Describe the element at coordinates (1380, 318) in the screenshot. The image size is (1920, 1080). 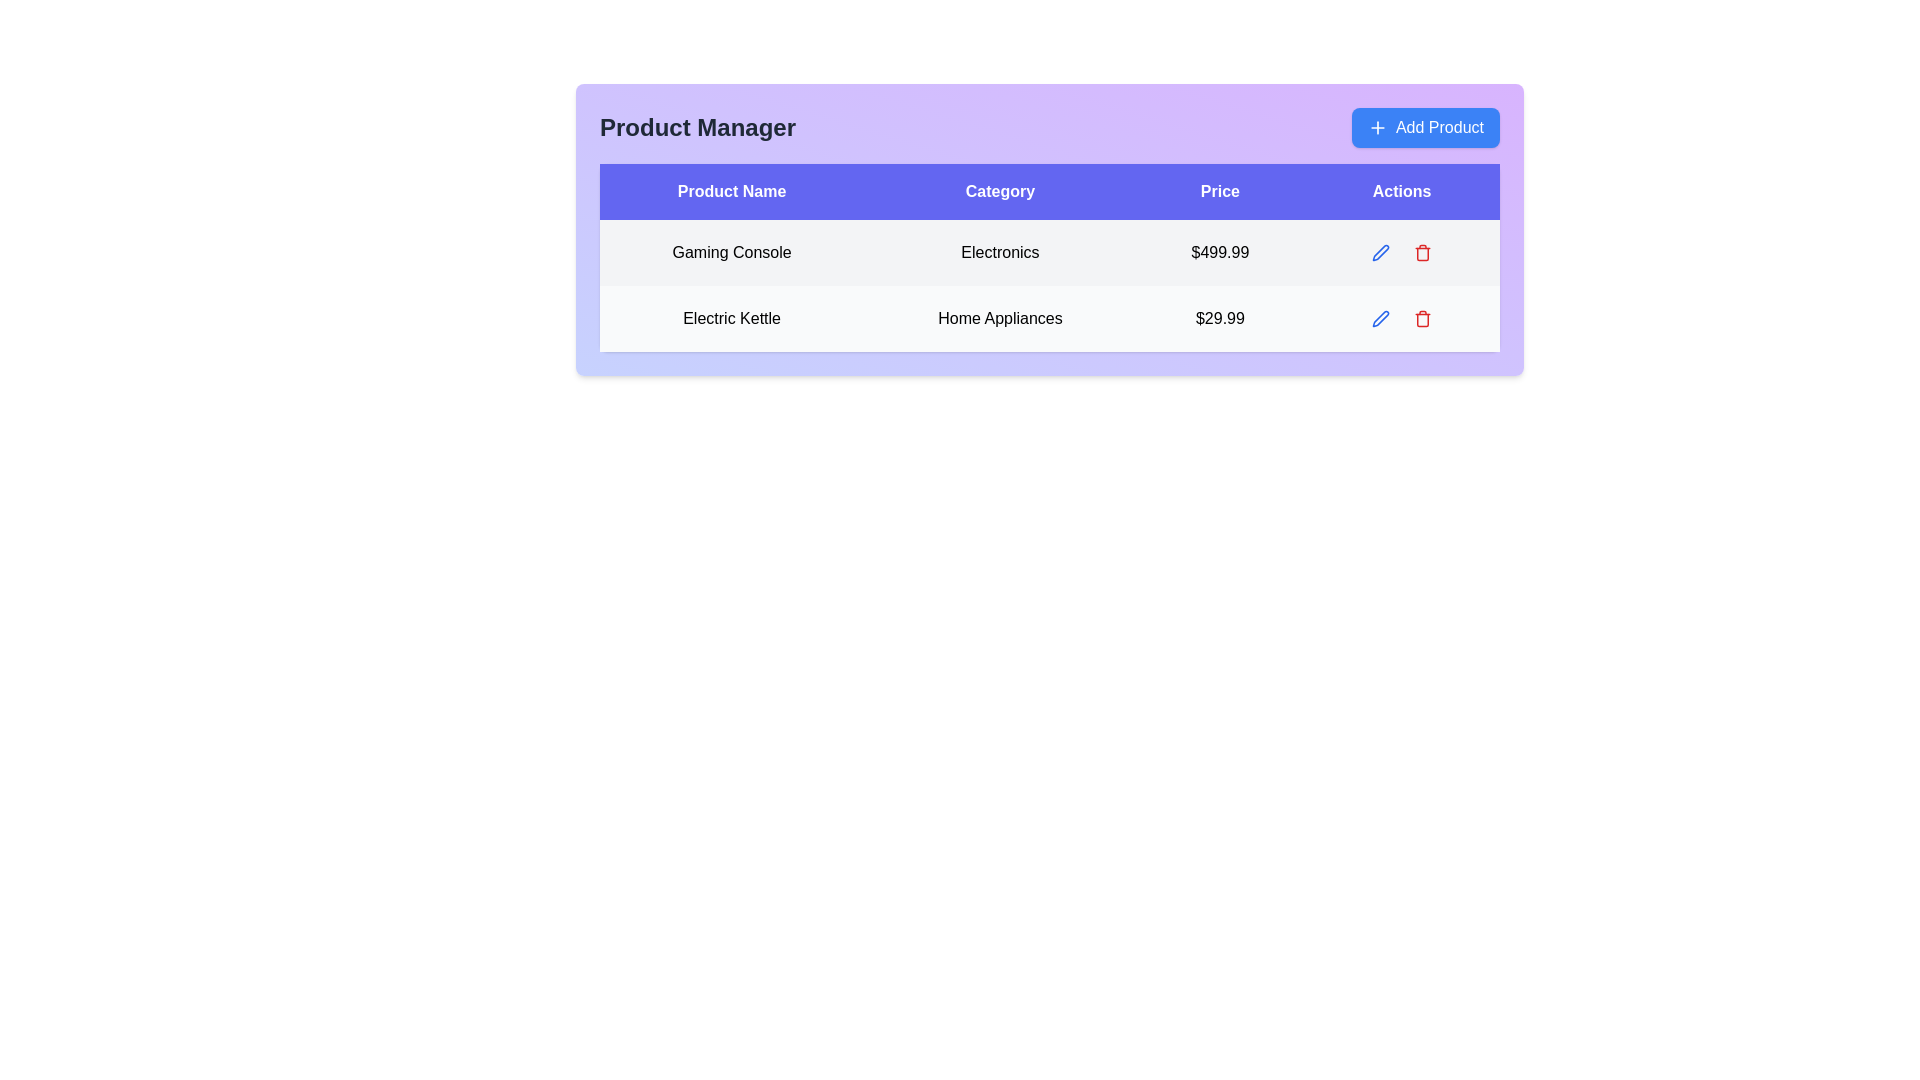
I see `the edit action button (SVG Icon) located in the 'Actions' column of the second row of the table` at that location.